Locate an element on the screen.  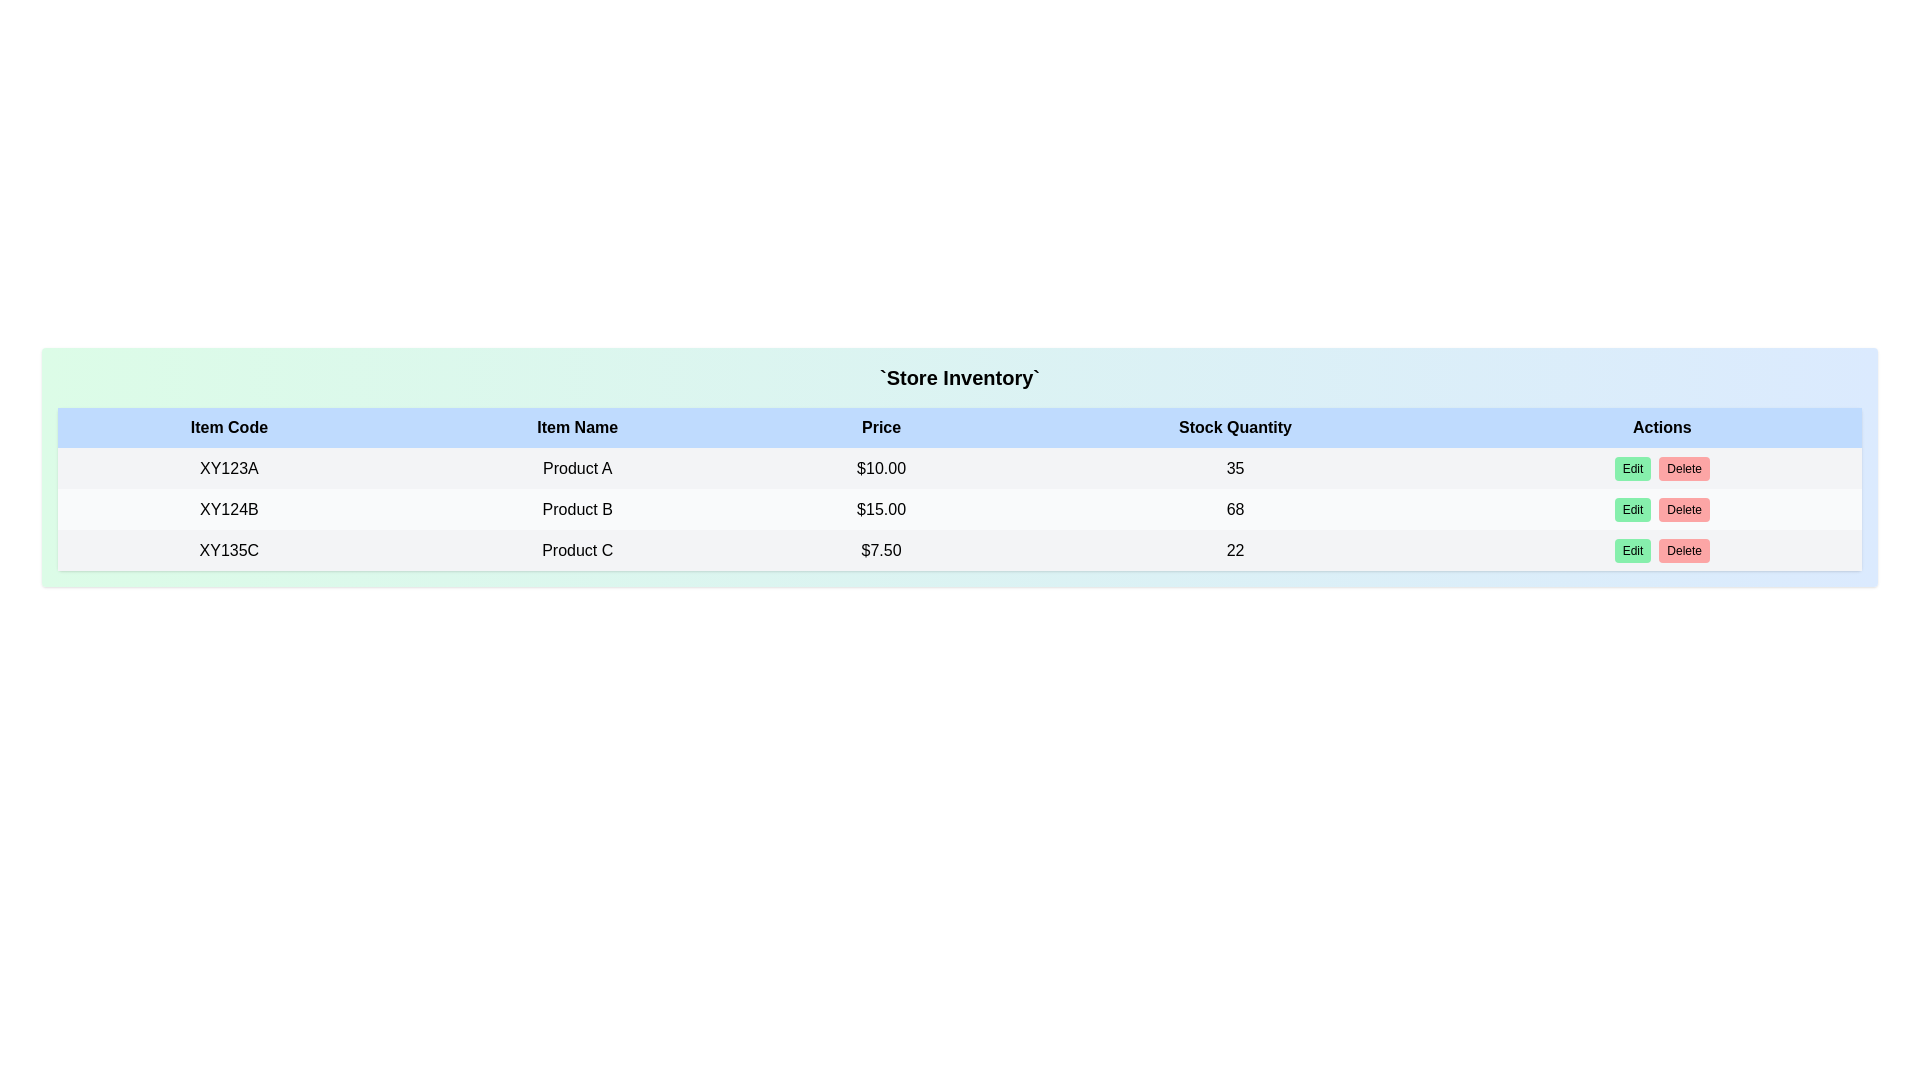
the second row in the table labeled 'Product B' is located at coordinates (960, 508).